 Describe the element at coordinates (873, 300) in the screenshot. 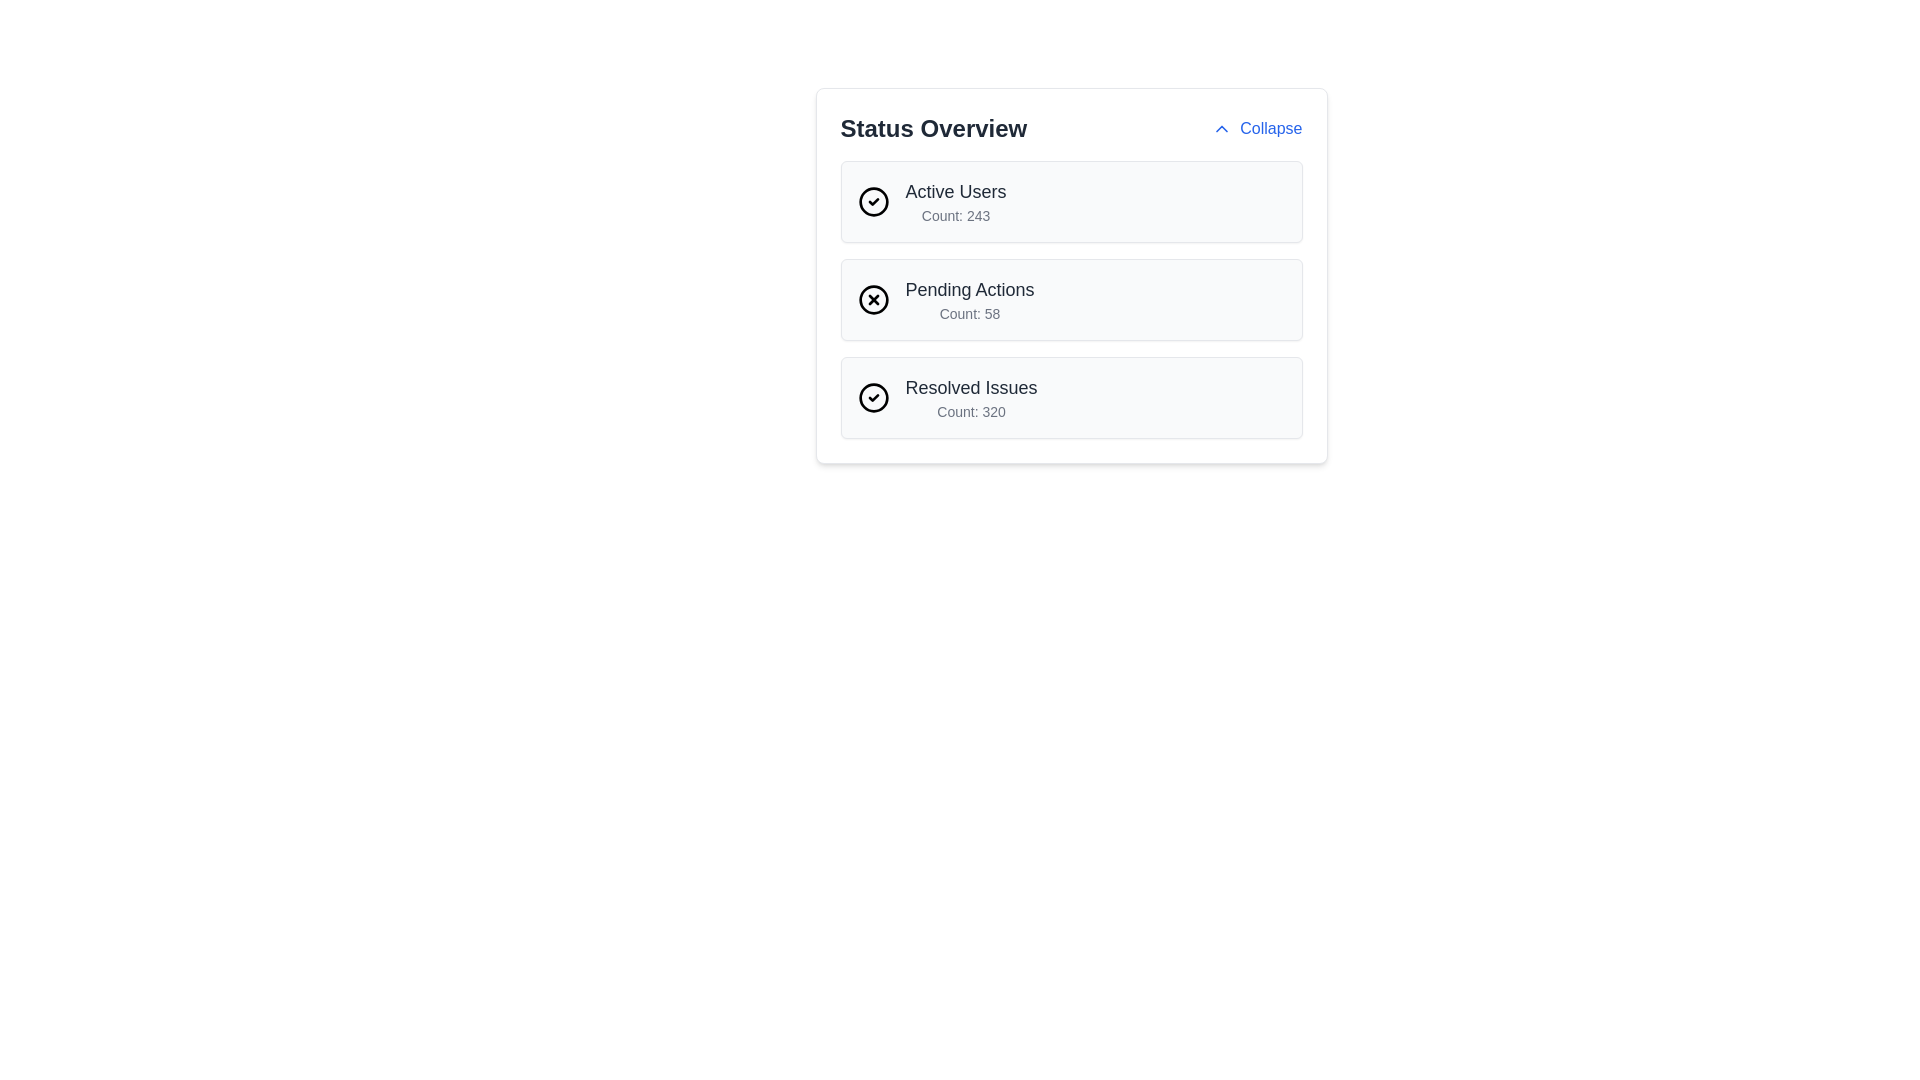

I see `the circular icon representing an issue or alert next to the 'Pending Actions' label in the 'Status Overview' dashboard widget` at that location.